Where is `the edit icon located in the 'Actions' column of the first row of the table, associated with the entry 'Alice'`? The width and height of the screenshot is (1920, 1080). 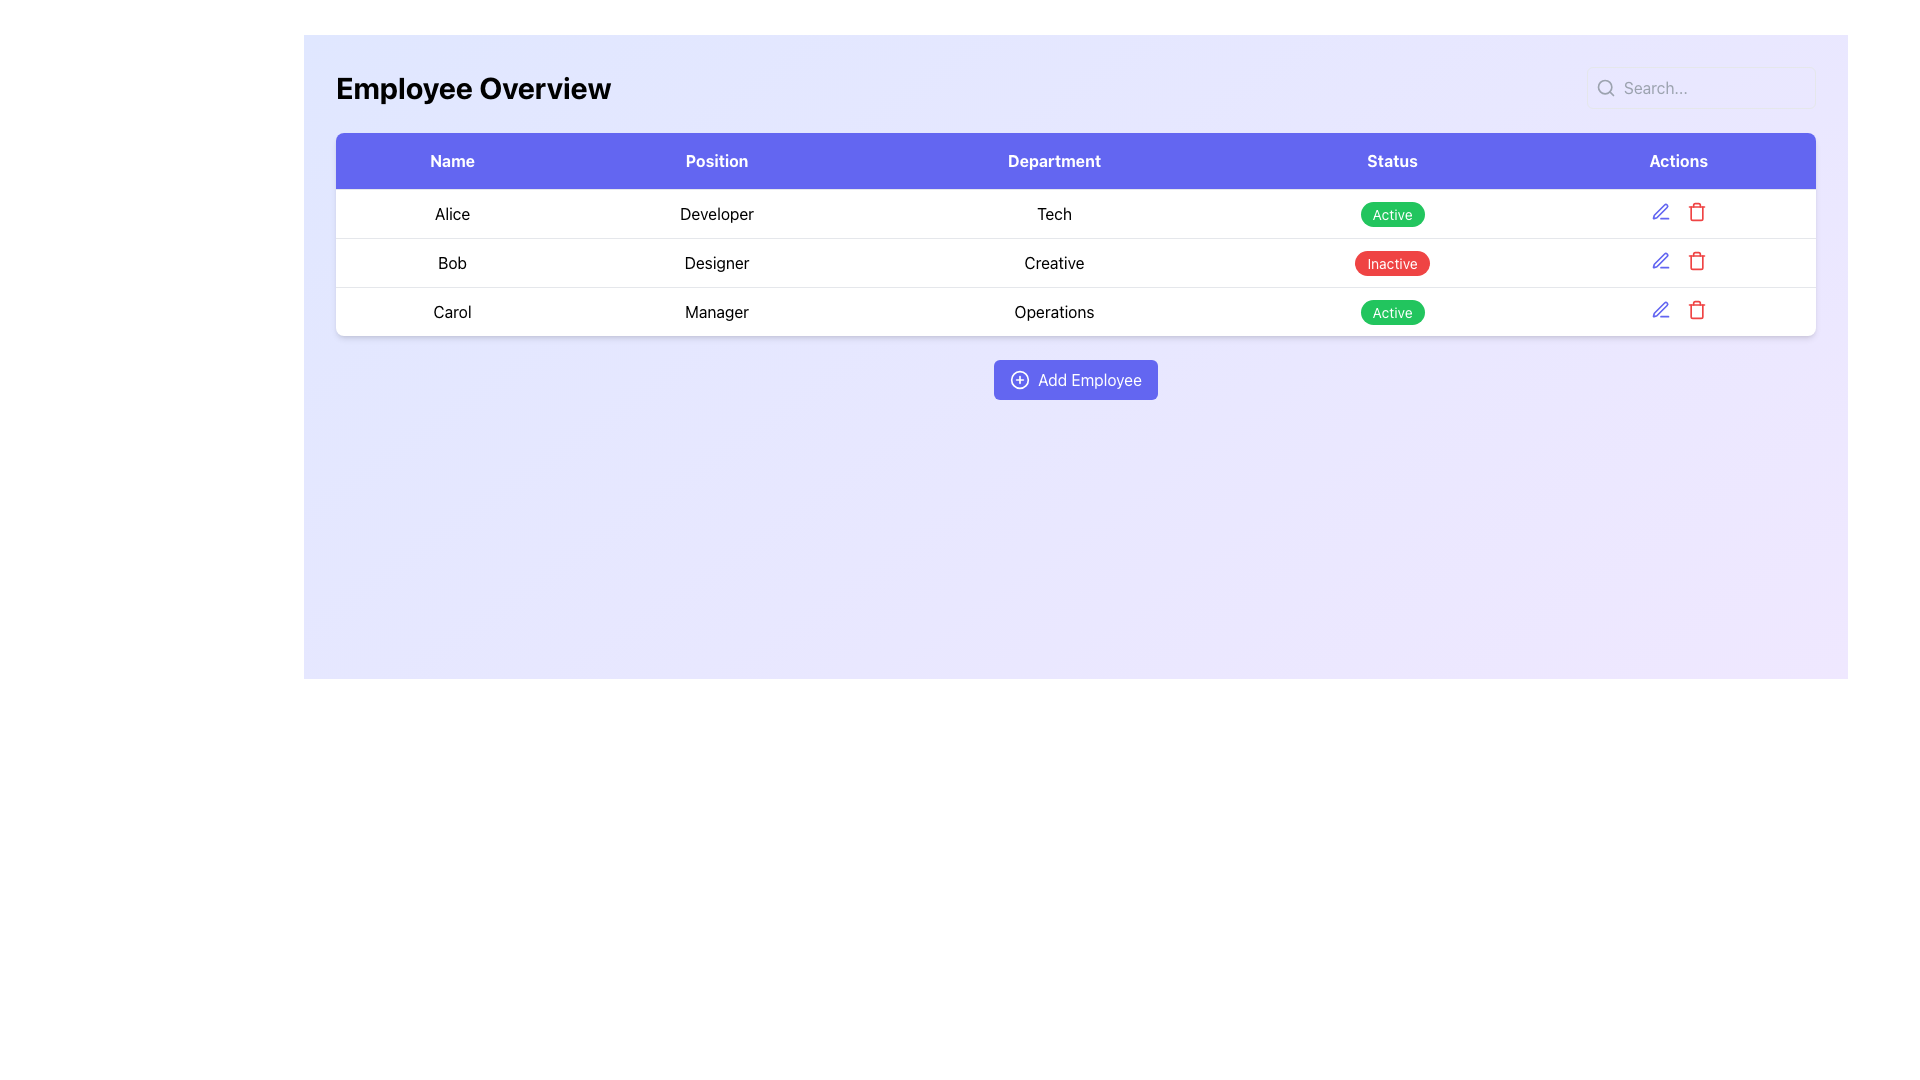
the edit icon located in the 'Actions' column of the first row of the table, associated with the entry 'Alice' is located at coordinates (1678, 212).